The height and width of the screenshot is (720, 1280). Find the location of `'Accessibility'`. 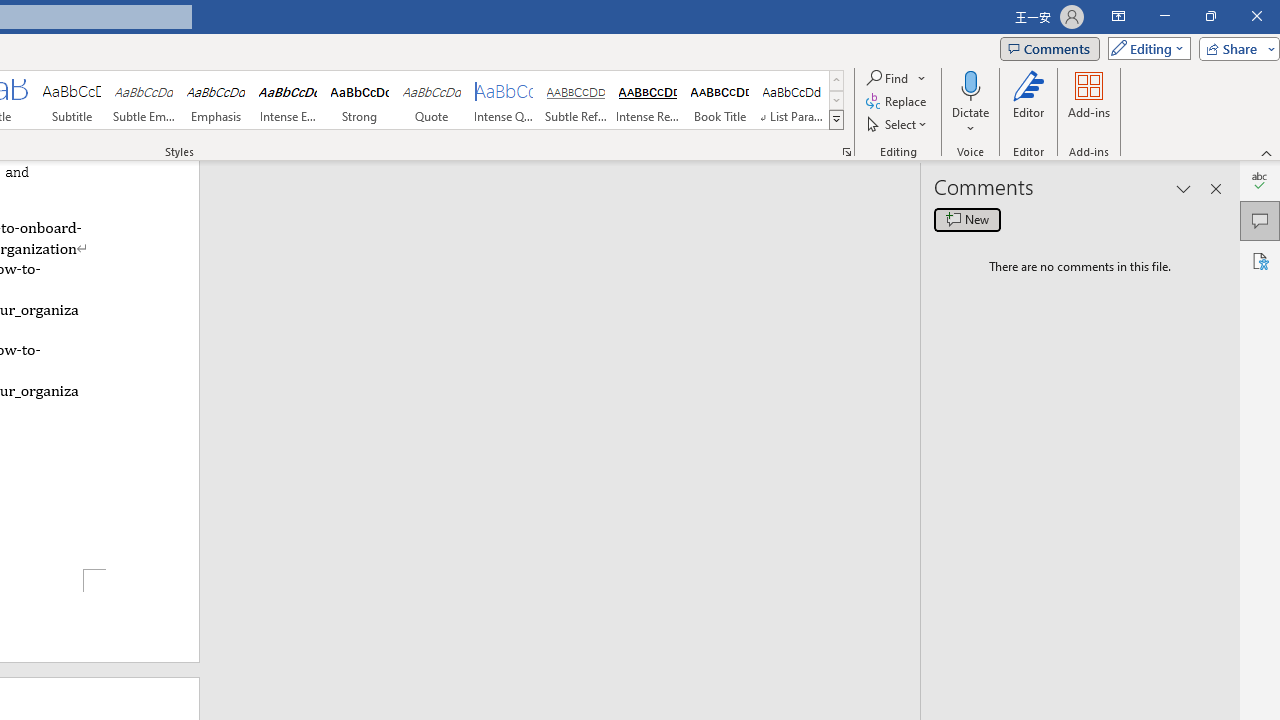

'Accessibility' is located at coordinates (1259, 260).